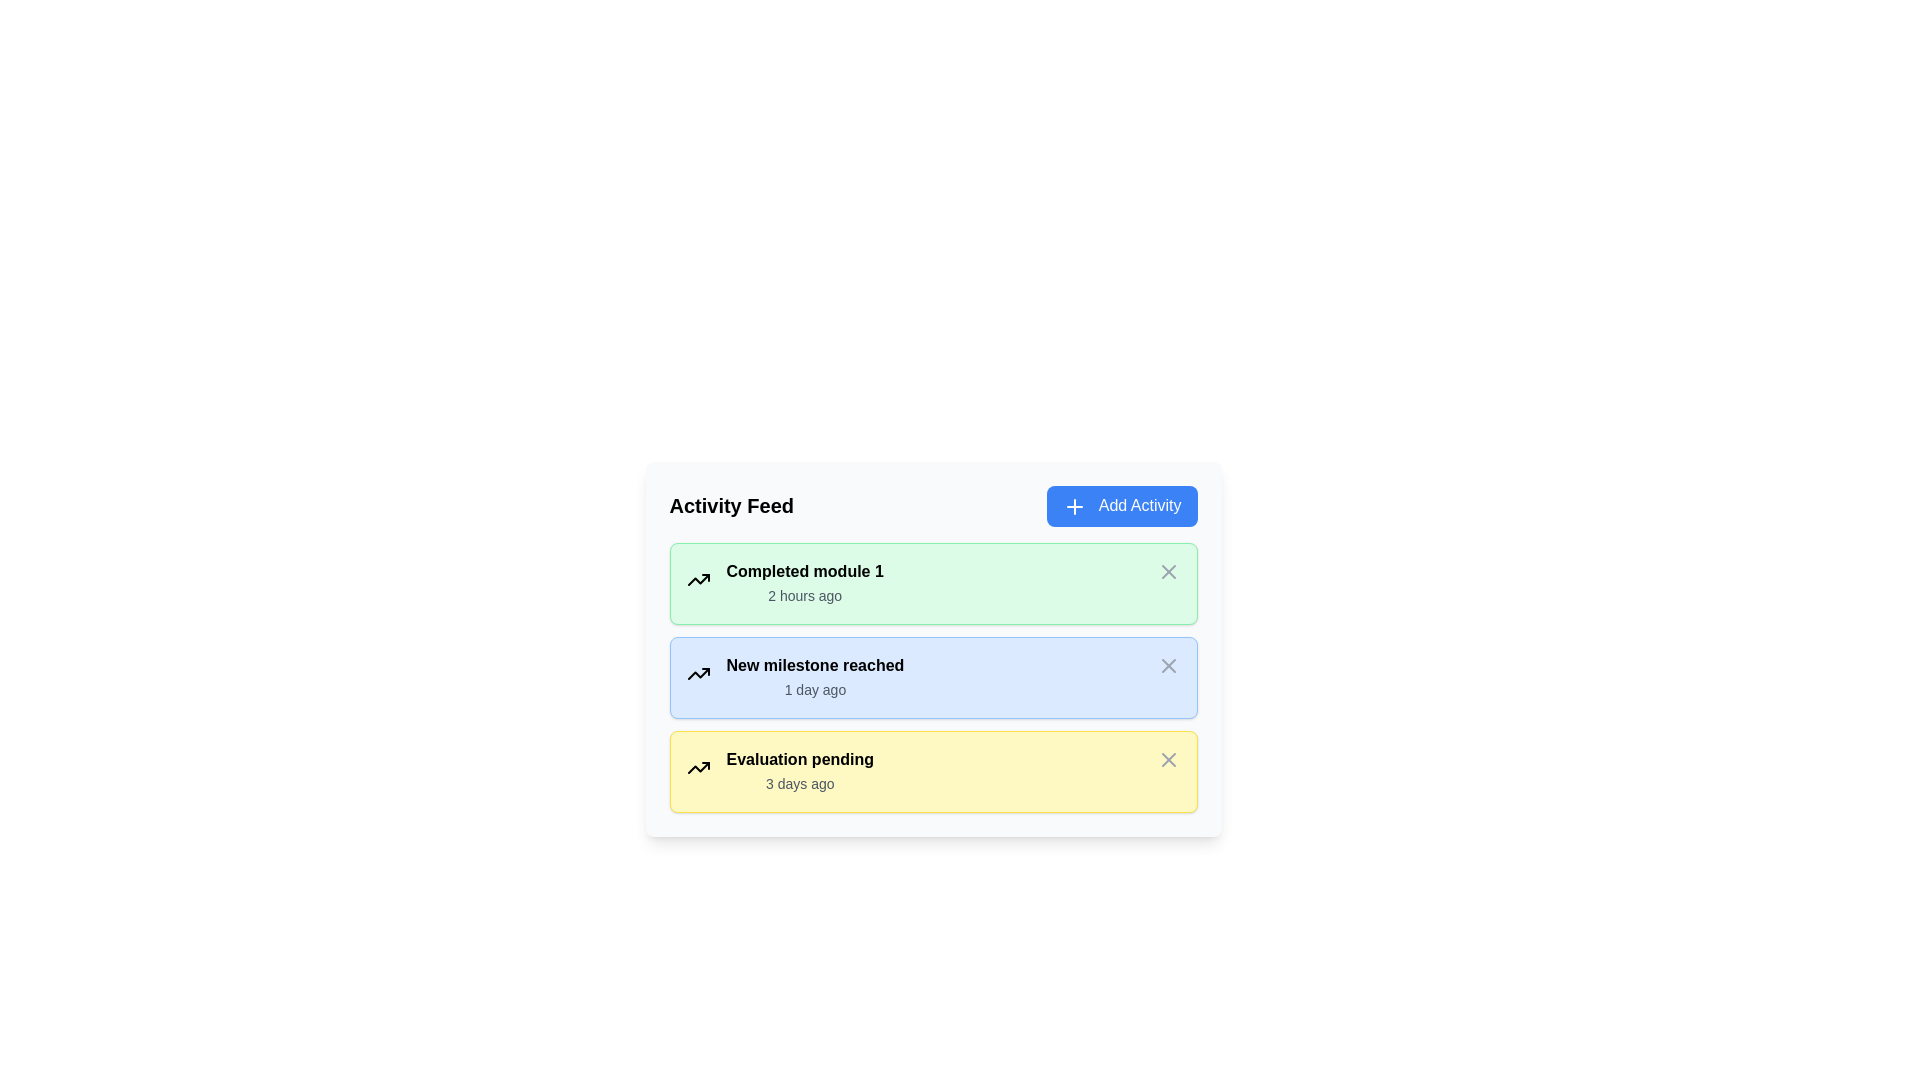 The height and width of the screenshot is (1080, 1920). What do you see at coordinates (698, 673) in the screenshot?
I see `the compact icon featuring a line graph within the 'New milestone reached' activity card in the second row of the activity feed for further comprehension` at bounding box center [698, 673].